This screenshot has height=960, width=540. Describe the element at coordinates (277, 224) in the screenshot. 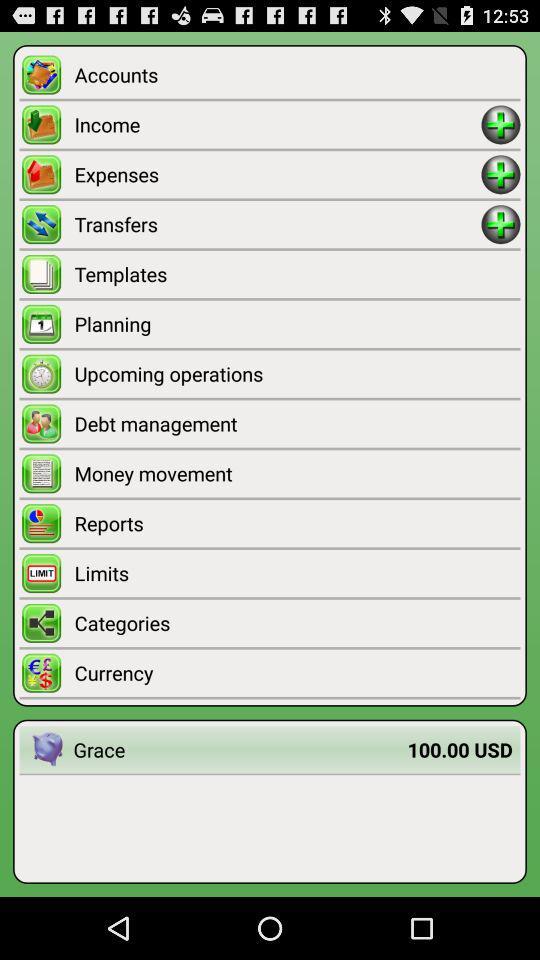

I see `the item above the templates app` at that location.